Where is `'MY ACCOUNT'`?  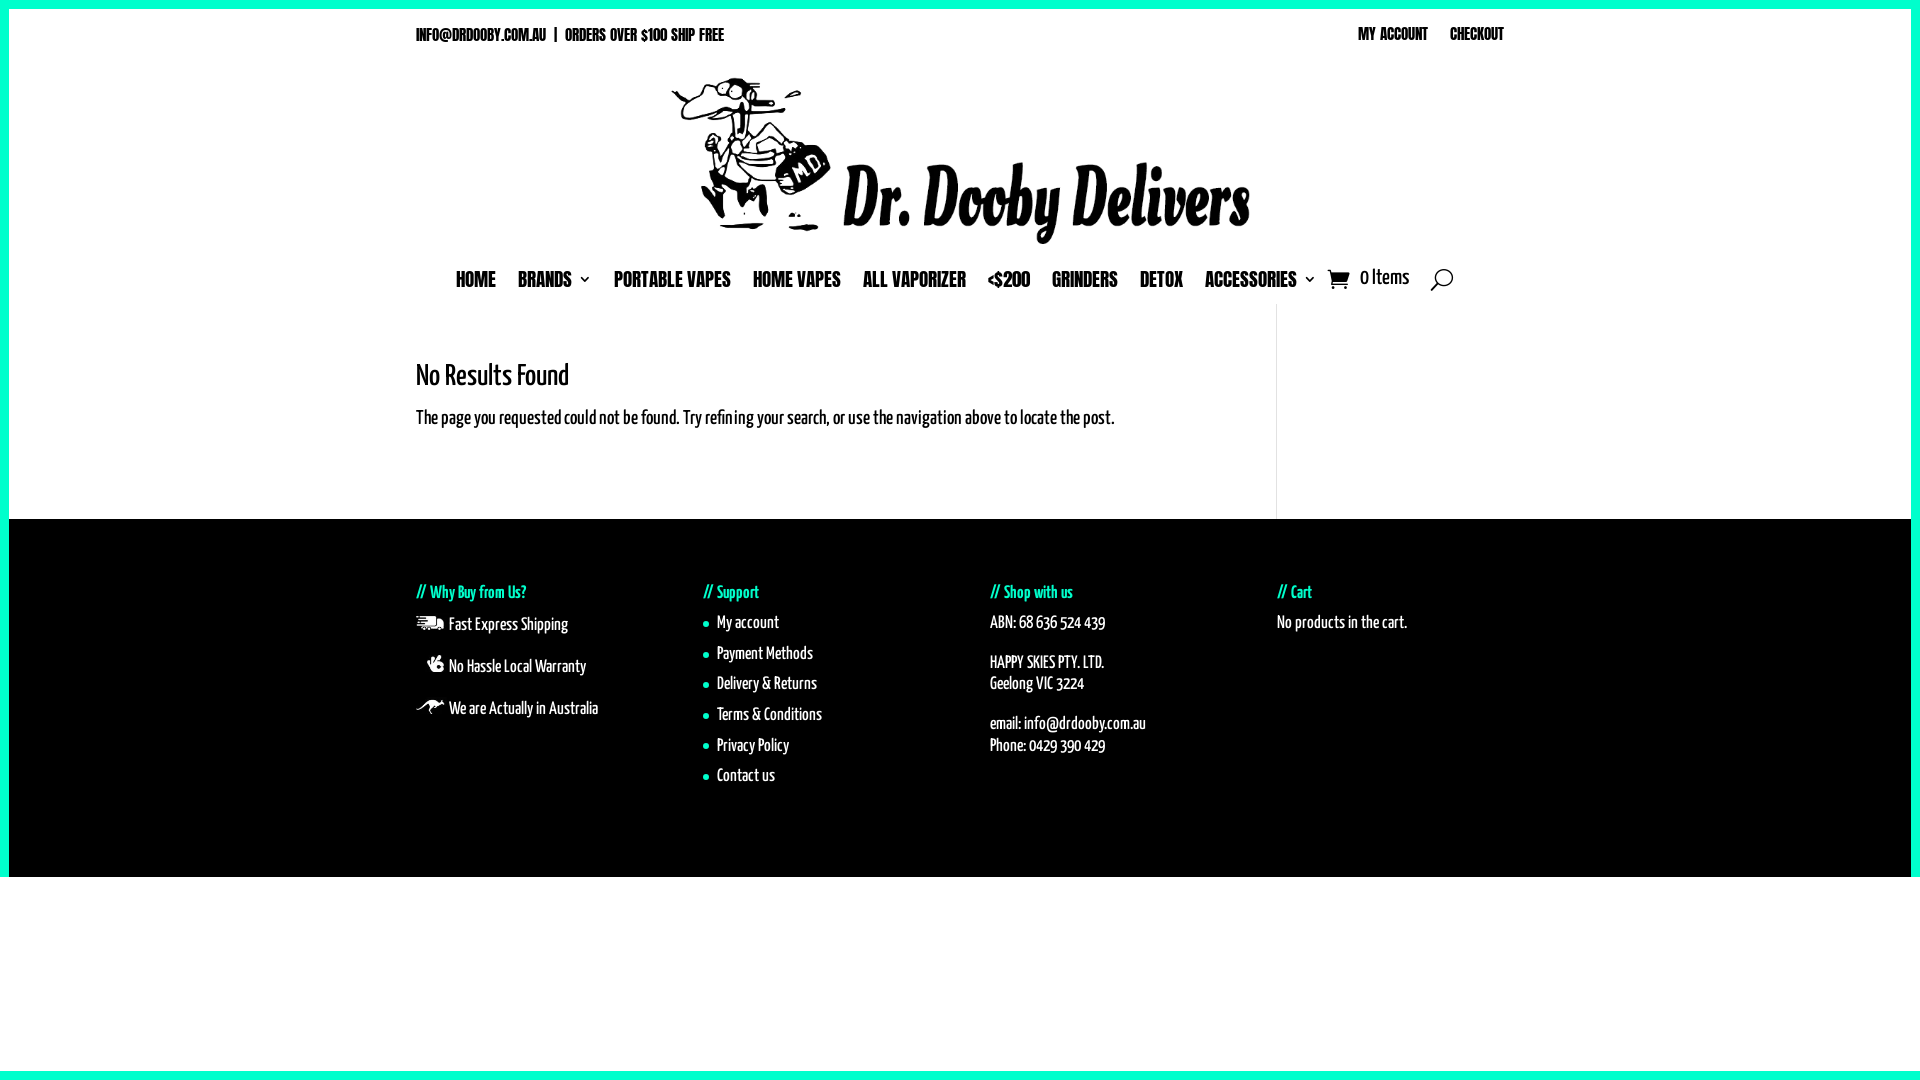 'MY ACCOUNT' is located at coordinates (1391, 38).